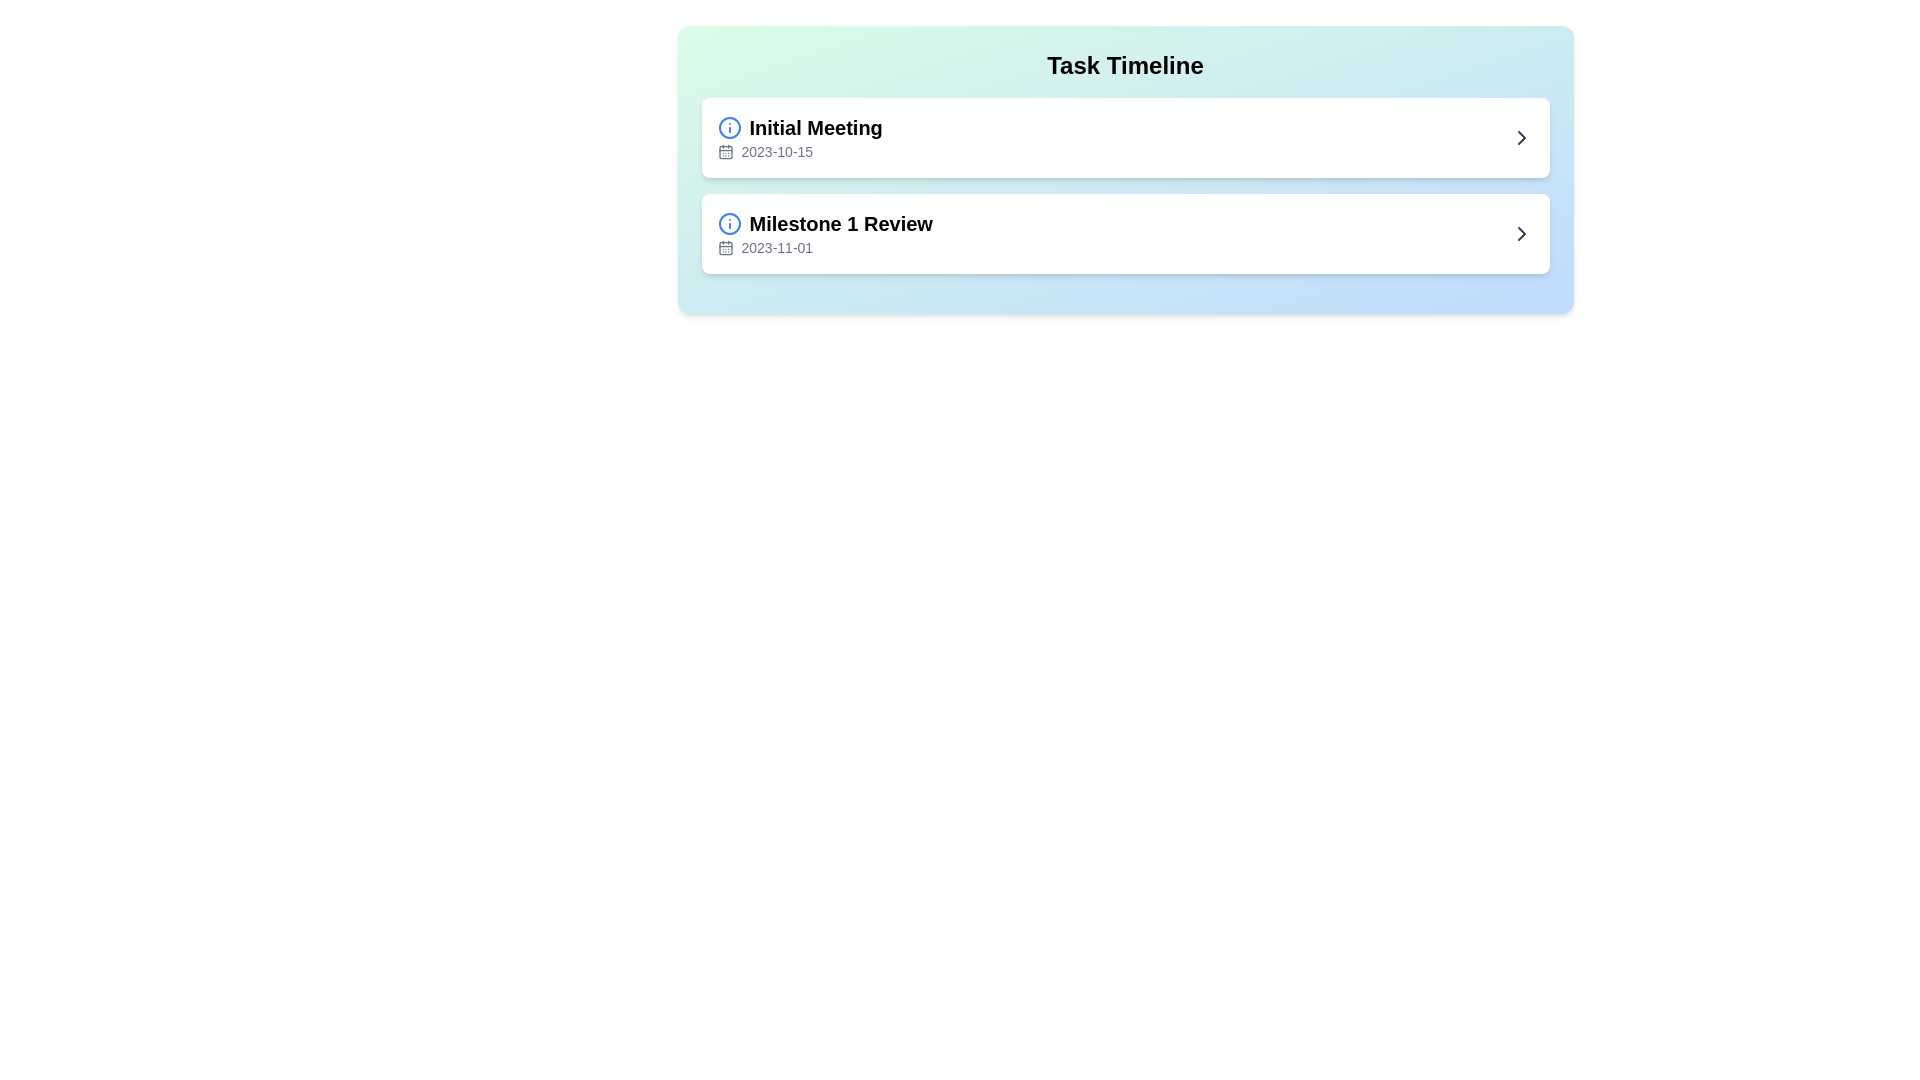 Image resolution: width=1920 pixels, height=1080 pixels. Describe the element at coordinates (1520, 137) in the screenshot. I see `the chevron icon button located in the rightmost area of the 'Initial Meeting' list item row` at that location.